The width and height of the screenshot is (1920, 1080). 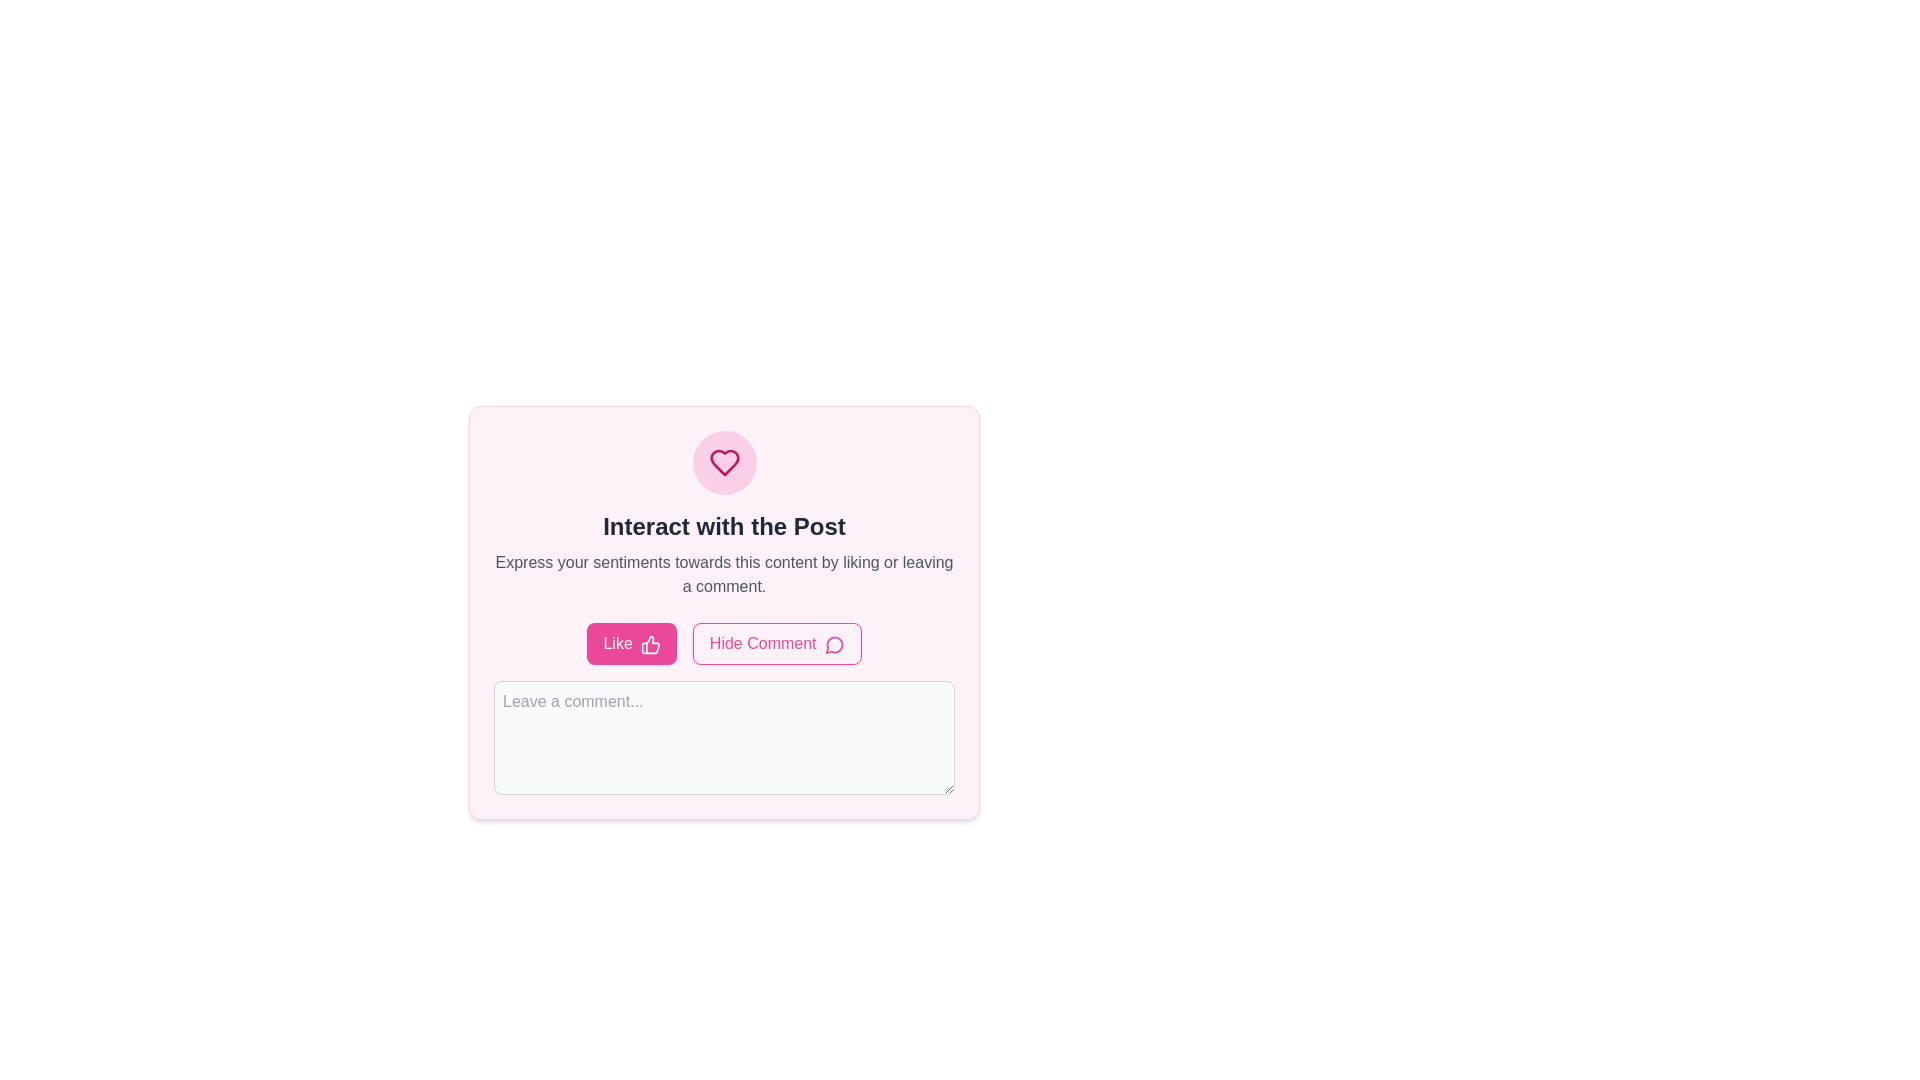 What do you see at coordinates (723, 526) in the screenshot?
I see `the text label displaying 'Interact with the Post', which is in a large, bold font and dark gray color, located below a pink heart icon` at bounding box center [723, 526].